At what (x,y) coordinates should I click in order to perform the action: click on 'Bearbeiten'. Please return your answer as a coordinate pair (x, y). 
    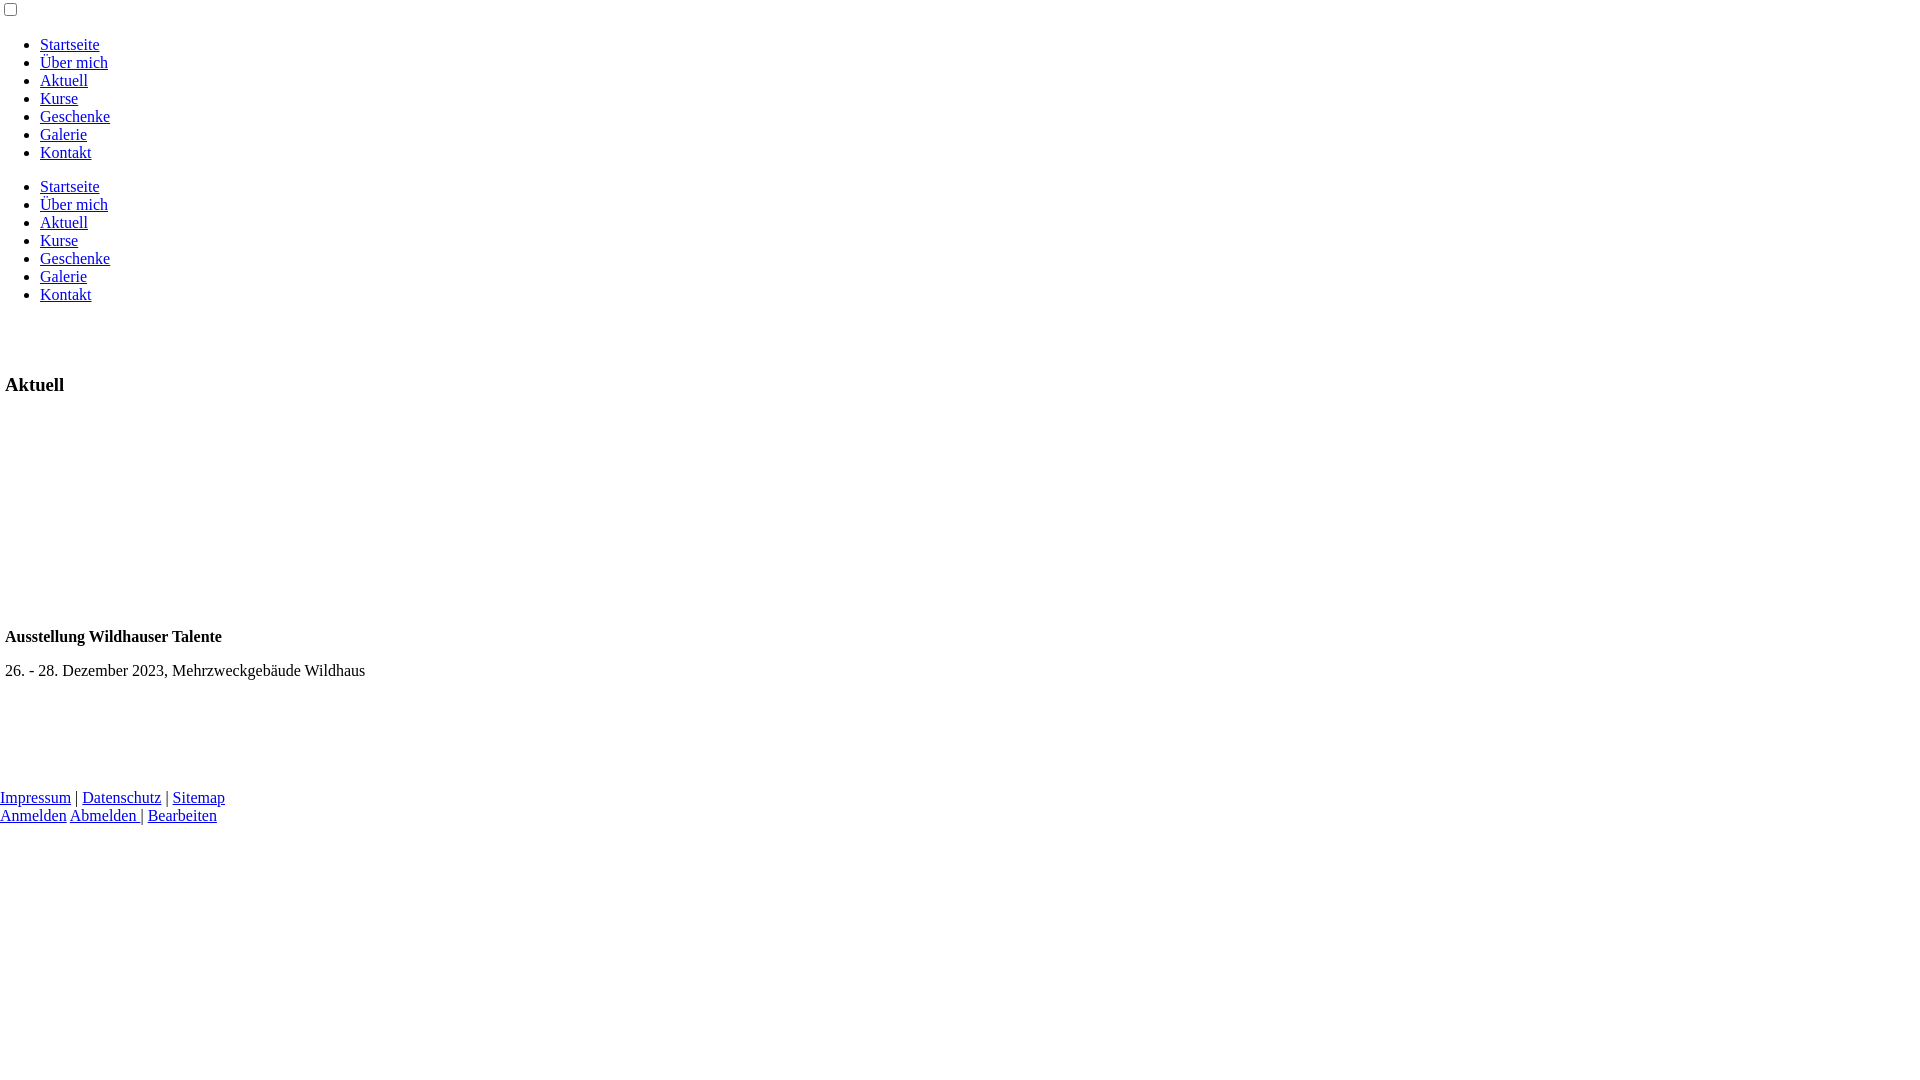
    Looking at the image, I should click on (182, 815).